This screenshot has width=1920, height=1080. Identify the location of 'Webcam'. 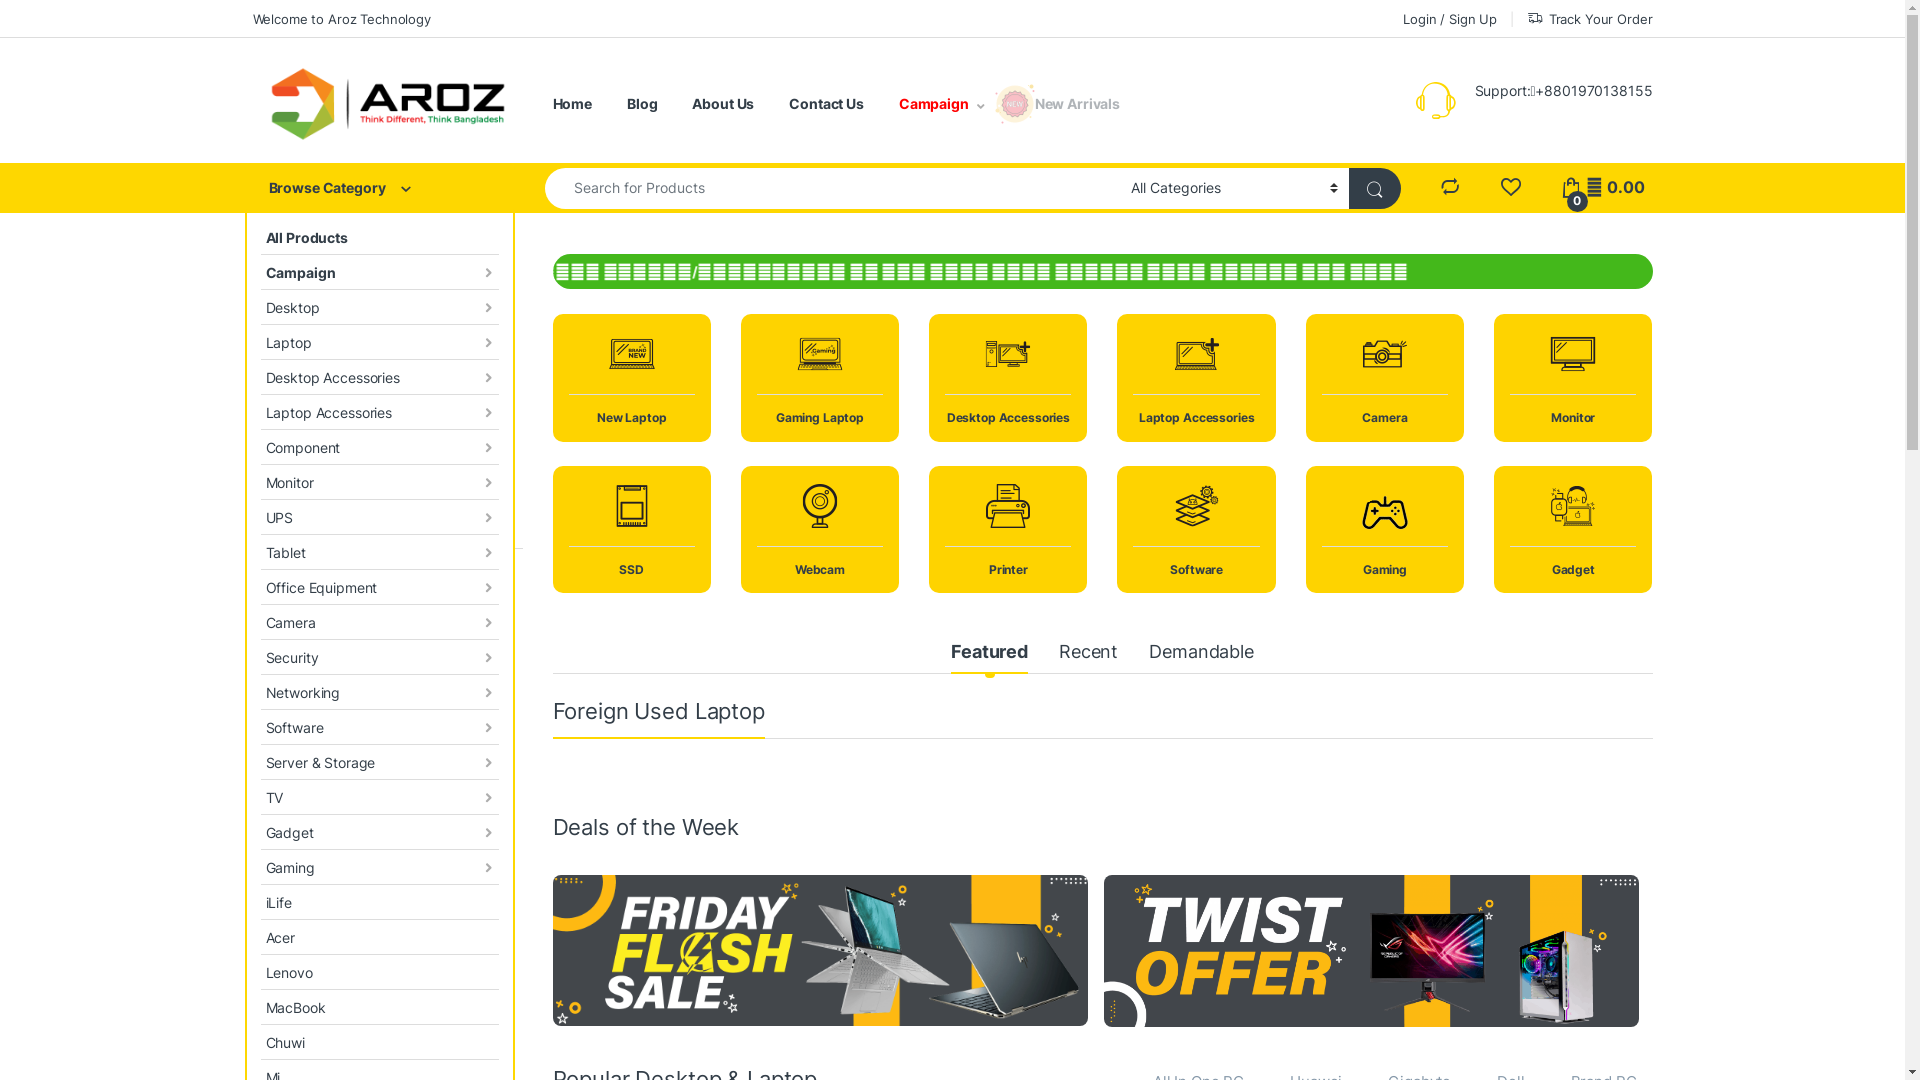
(820, 528).